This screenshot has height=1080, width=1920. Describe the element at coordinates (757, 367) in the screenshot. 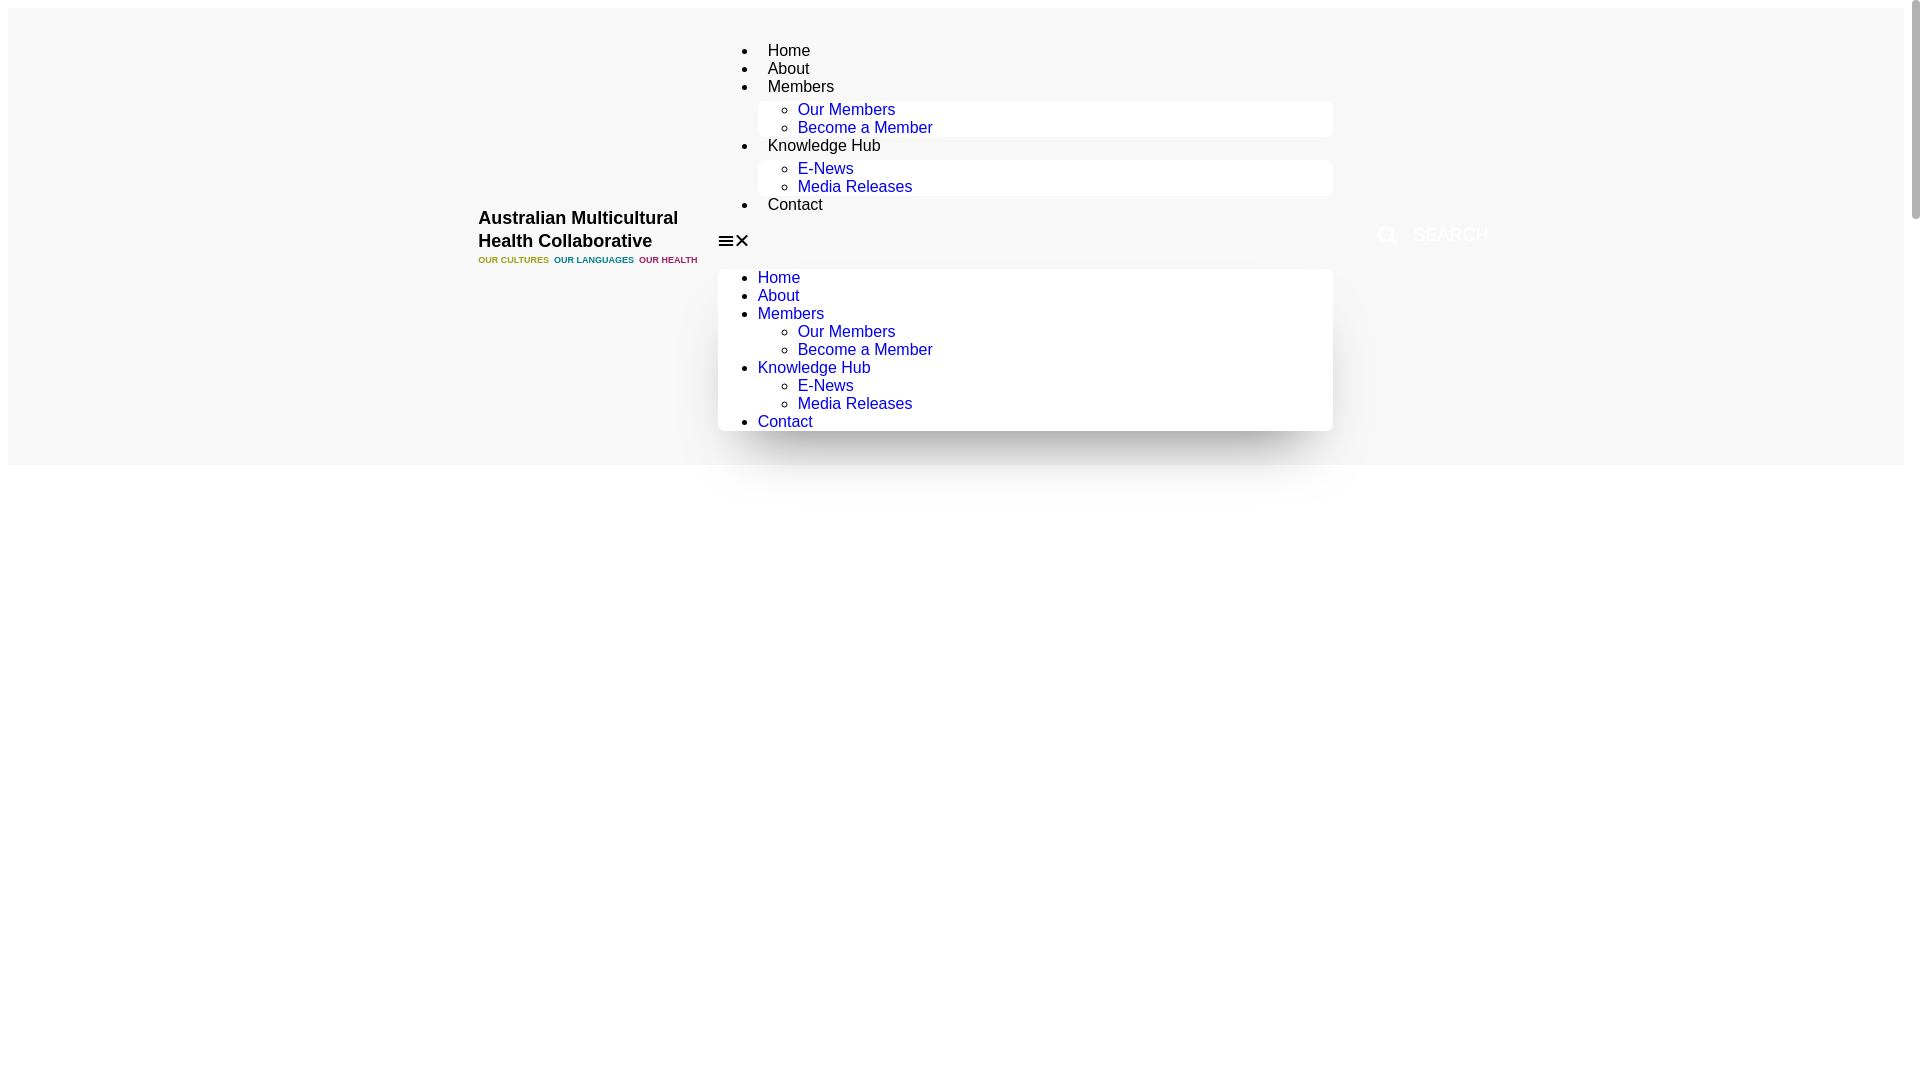

I see `'Knowledge Hub'` at that location.